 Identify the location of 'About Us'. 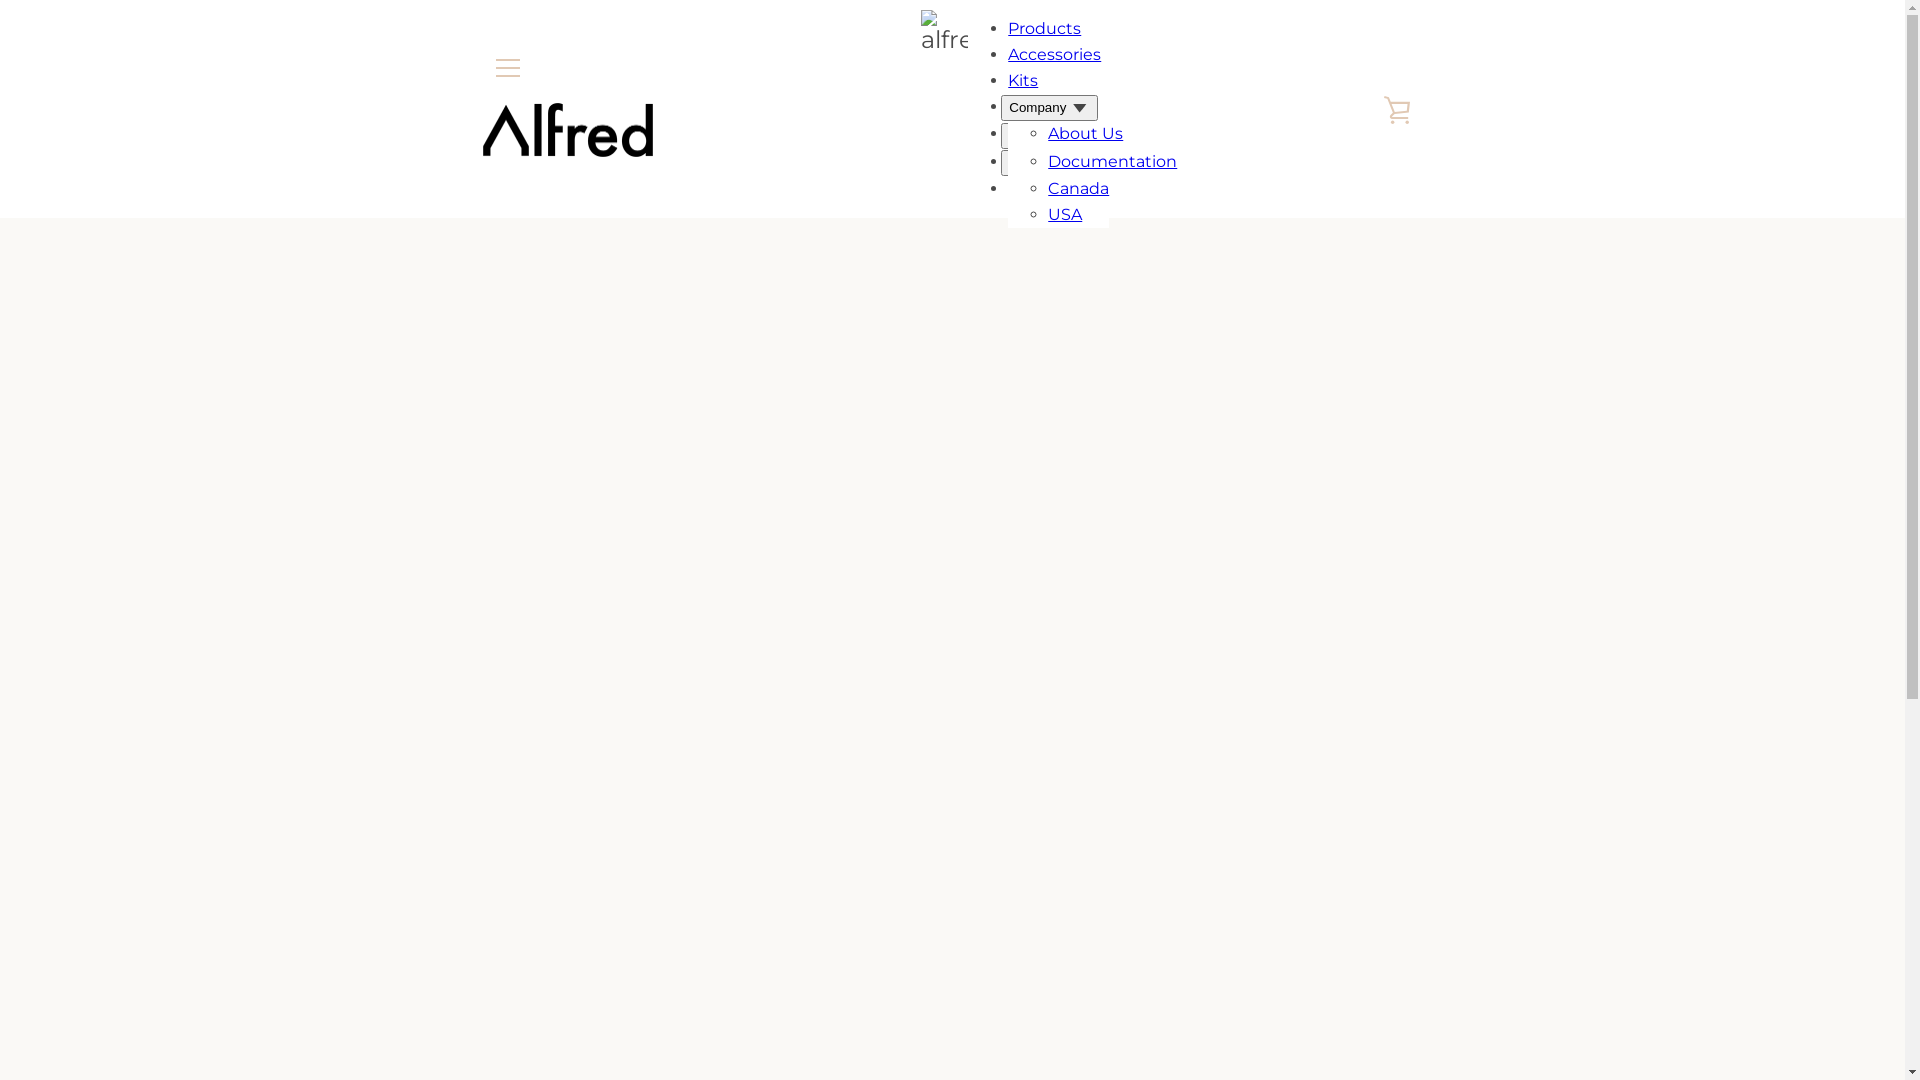
(1084, 133).